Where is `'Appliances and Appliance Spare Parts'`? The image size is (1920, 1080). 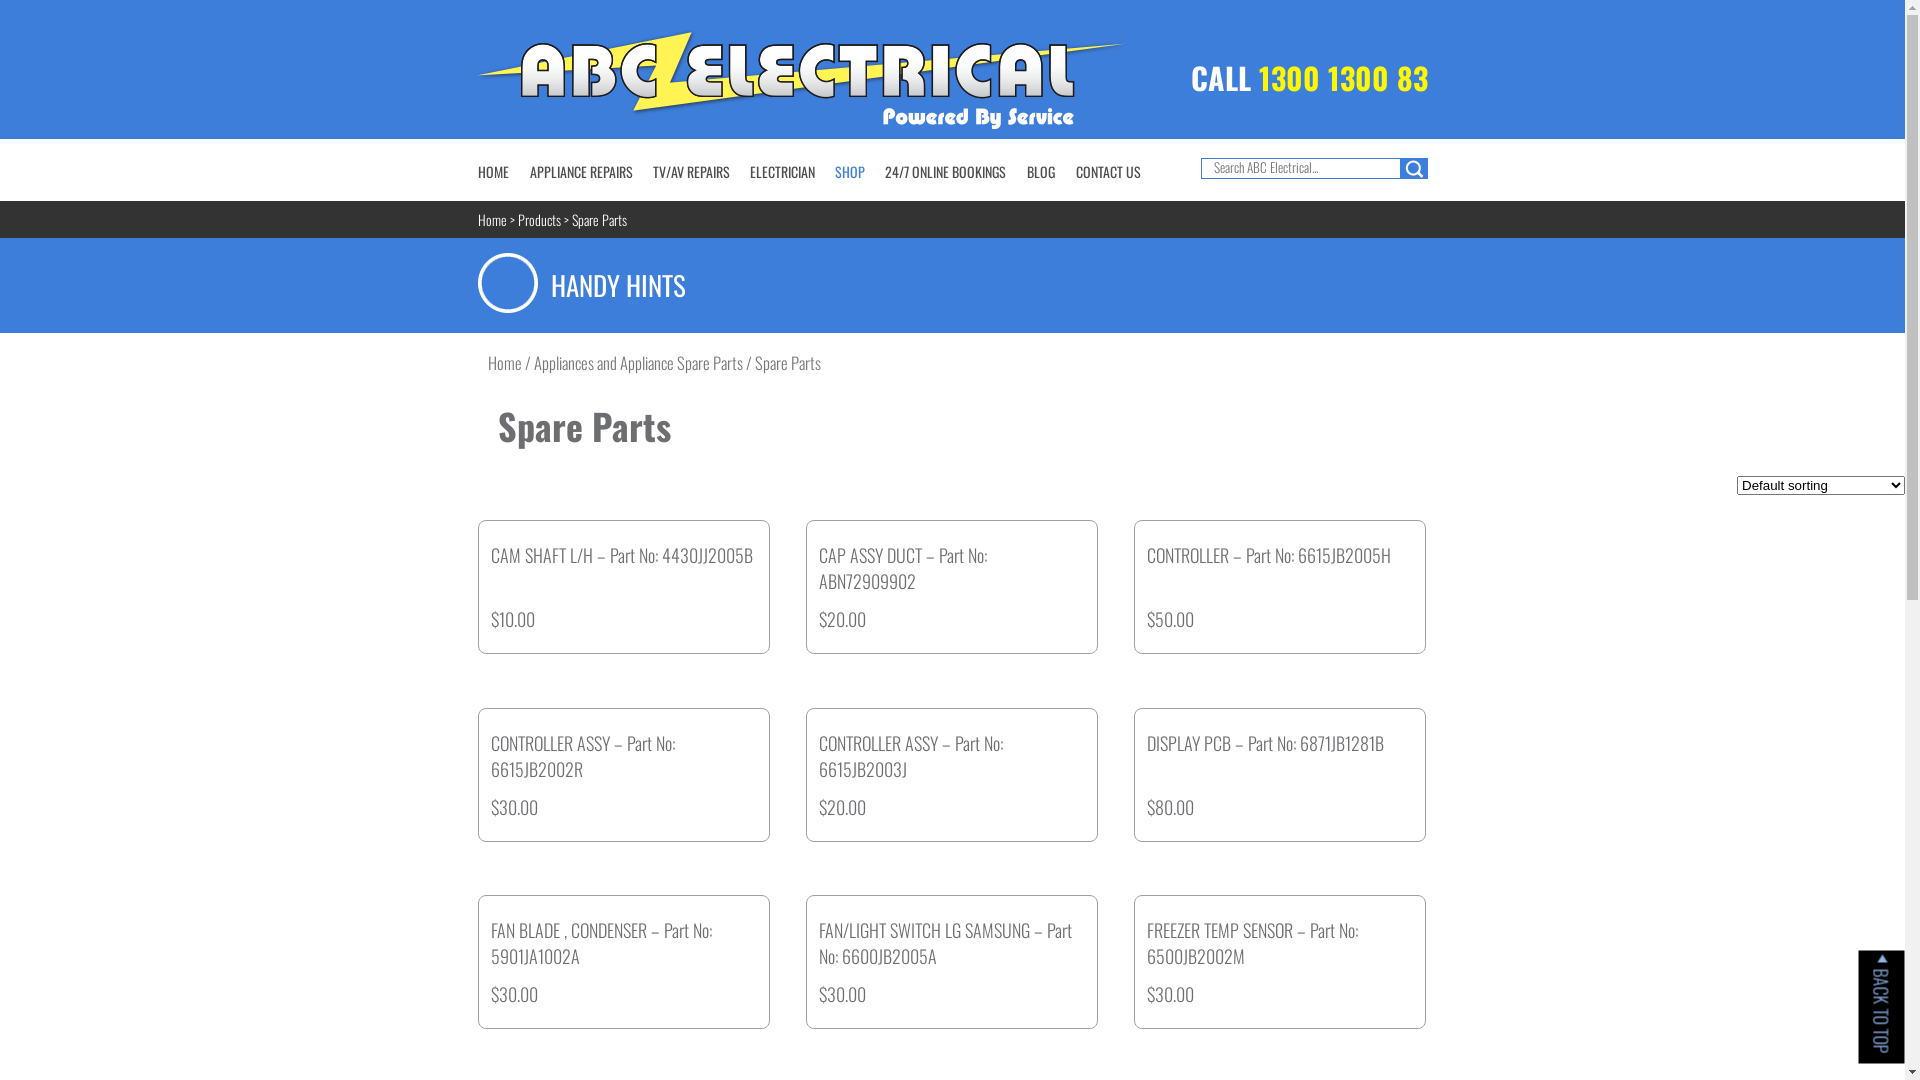 'Appliances and Appliance Spare Parts' is located at coordinates (637, 362).